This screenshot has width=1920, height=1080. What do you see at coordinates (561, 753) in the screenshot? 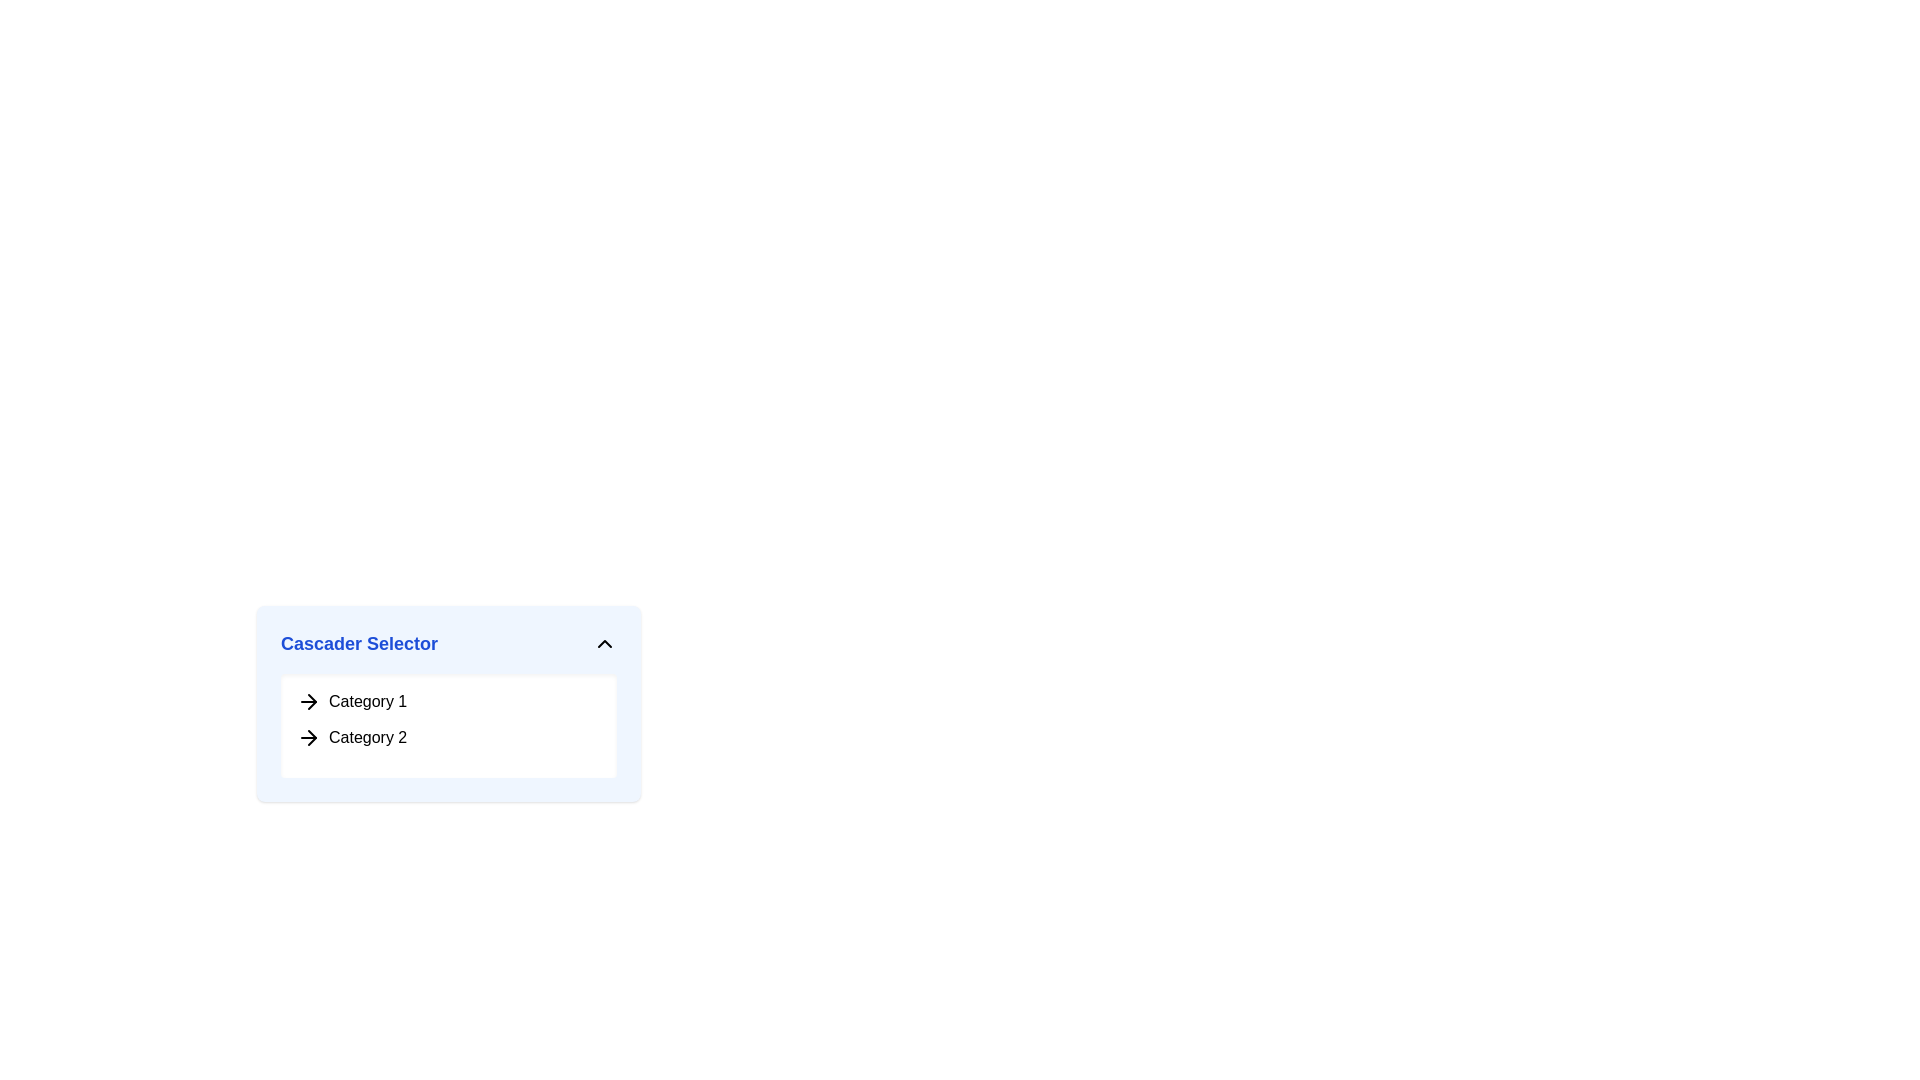
I see `the boxes in the 'Cascader Selector' pop-up menu` at bounding box center [561, 753].